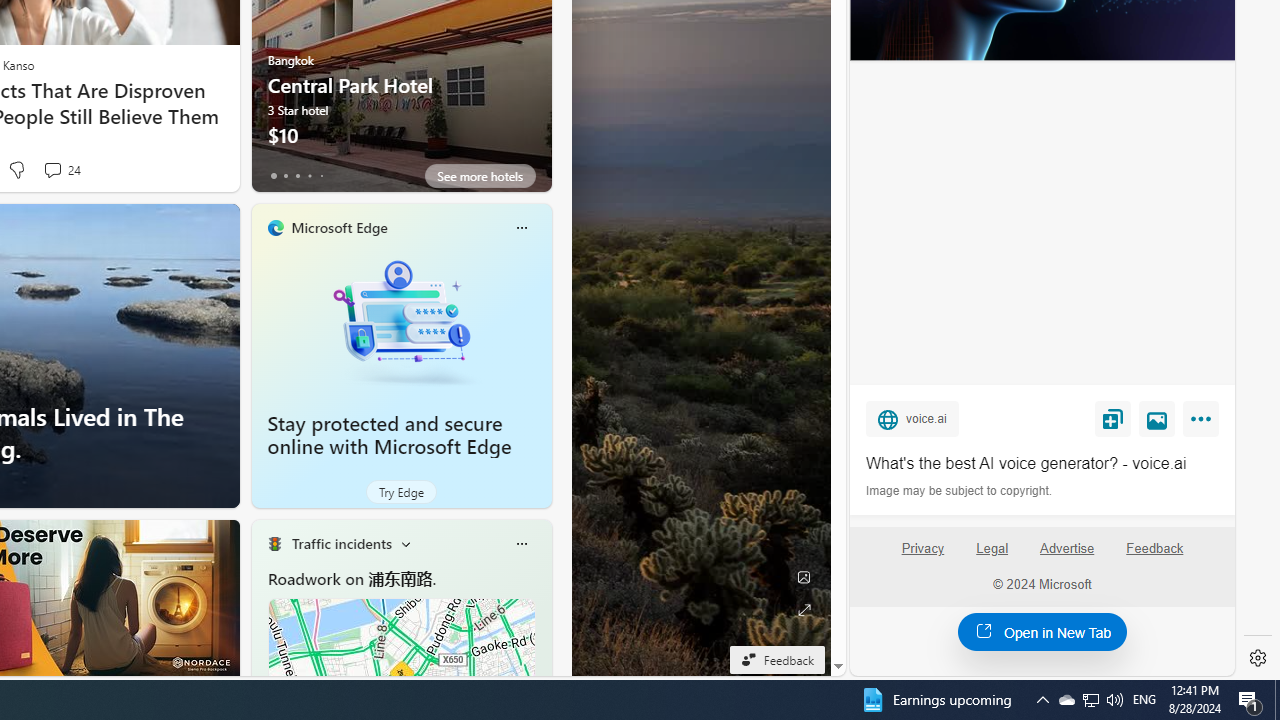  Describe the element at coordinates (341, 543) in the screenshot. I see `'Traffic incidents'` at that location.